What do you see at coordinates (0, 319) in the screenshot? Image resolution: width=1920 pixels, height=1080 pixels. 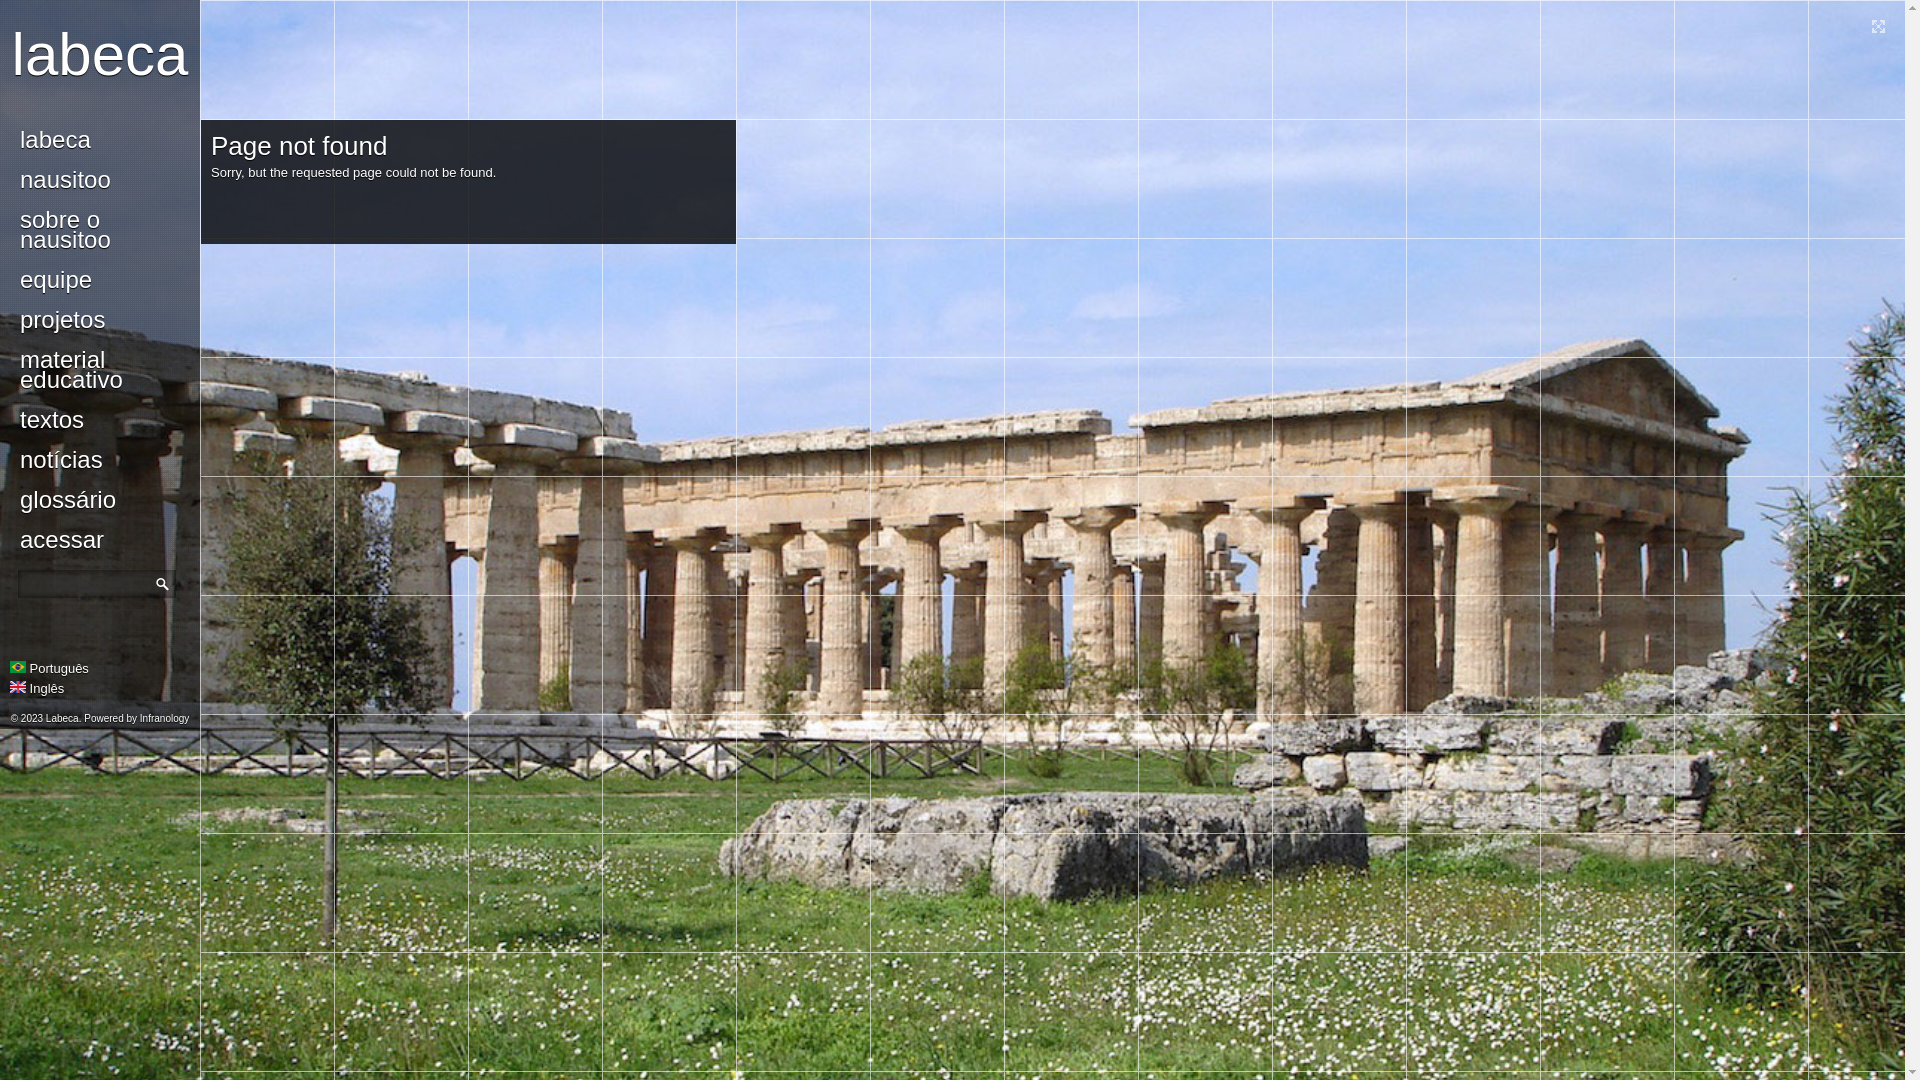 I see `'projetos'` at bounding box center [0, 319].